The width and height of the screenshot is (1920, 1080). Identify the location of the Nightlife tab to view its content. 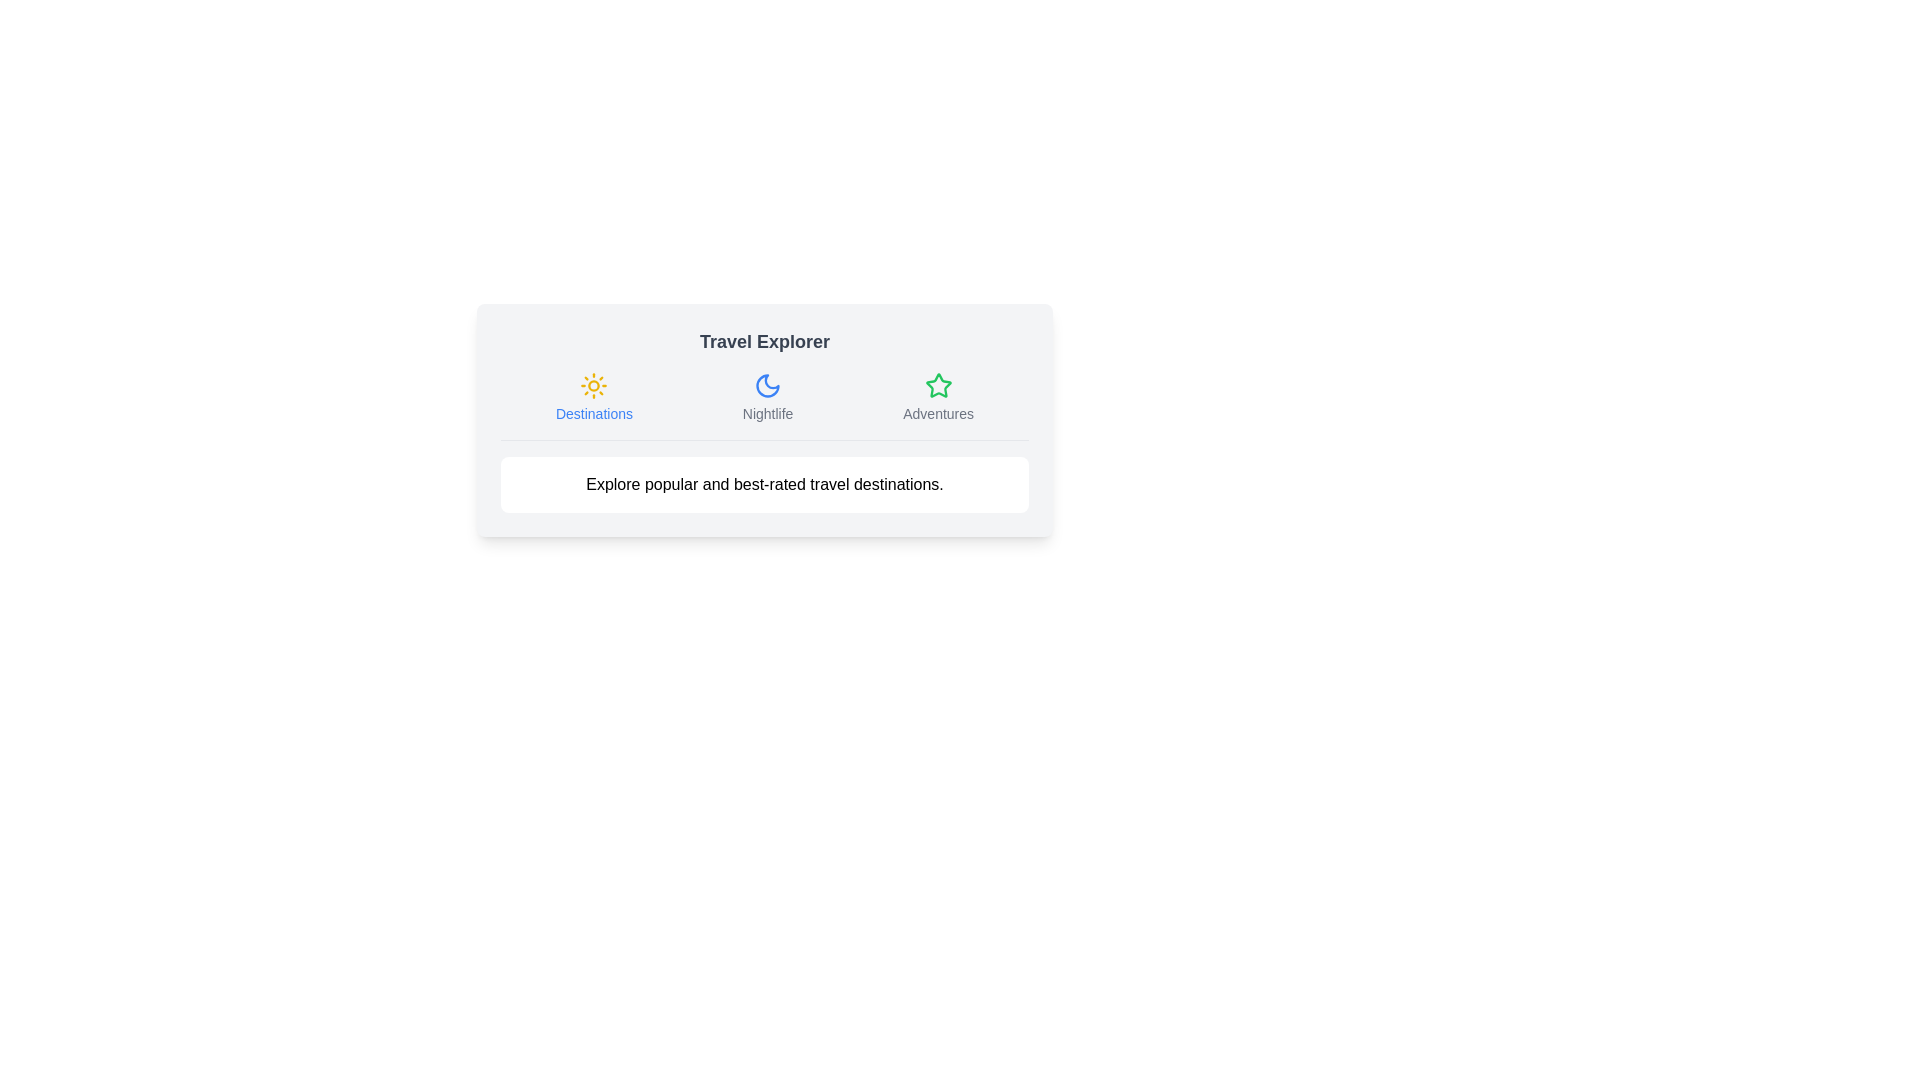
(767, 397).